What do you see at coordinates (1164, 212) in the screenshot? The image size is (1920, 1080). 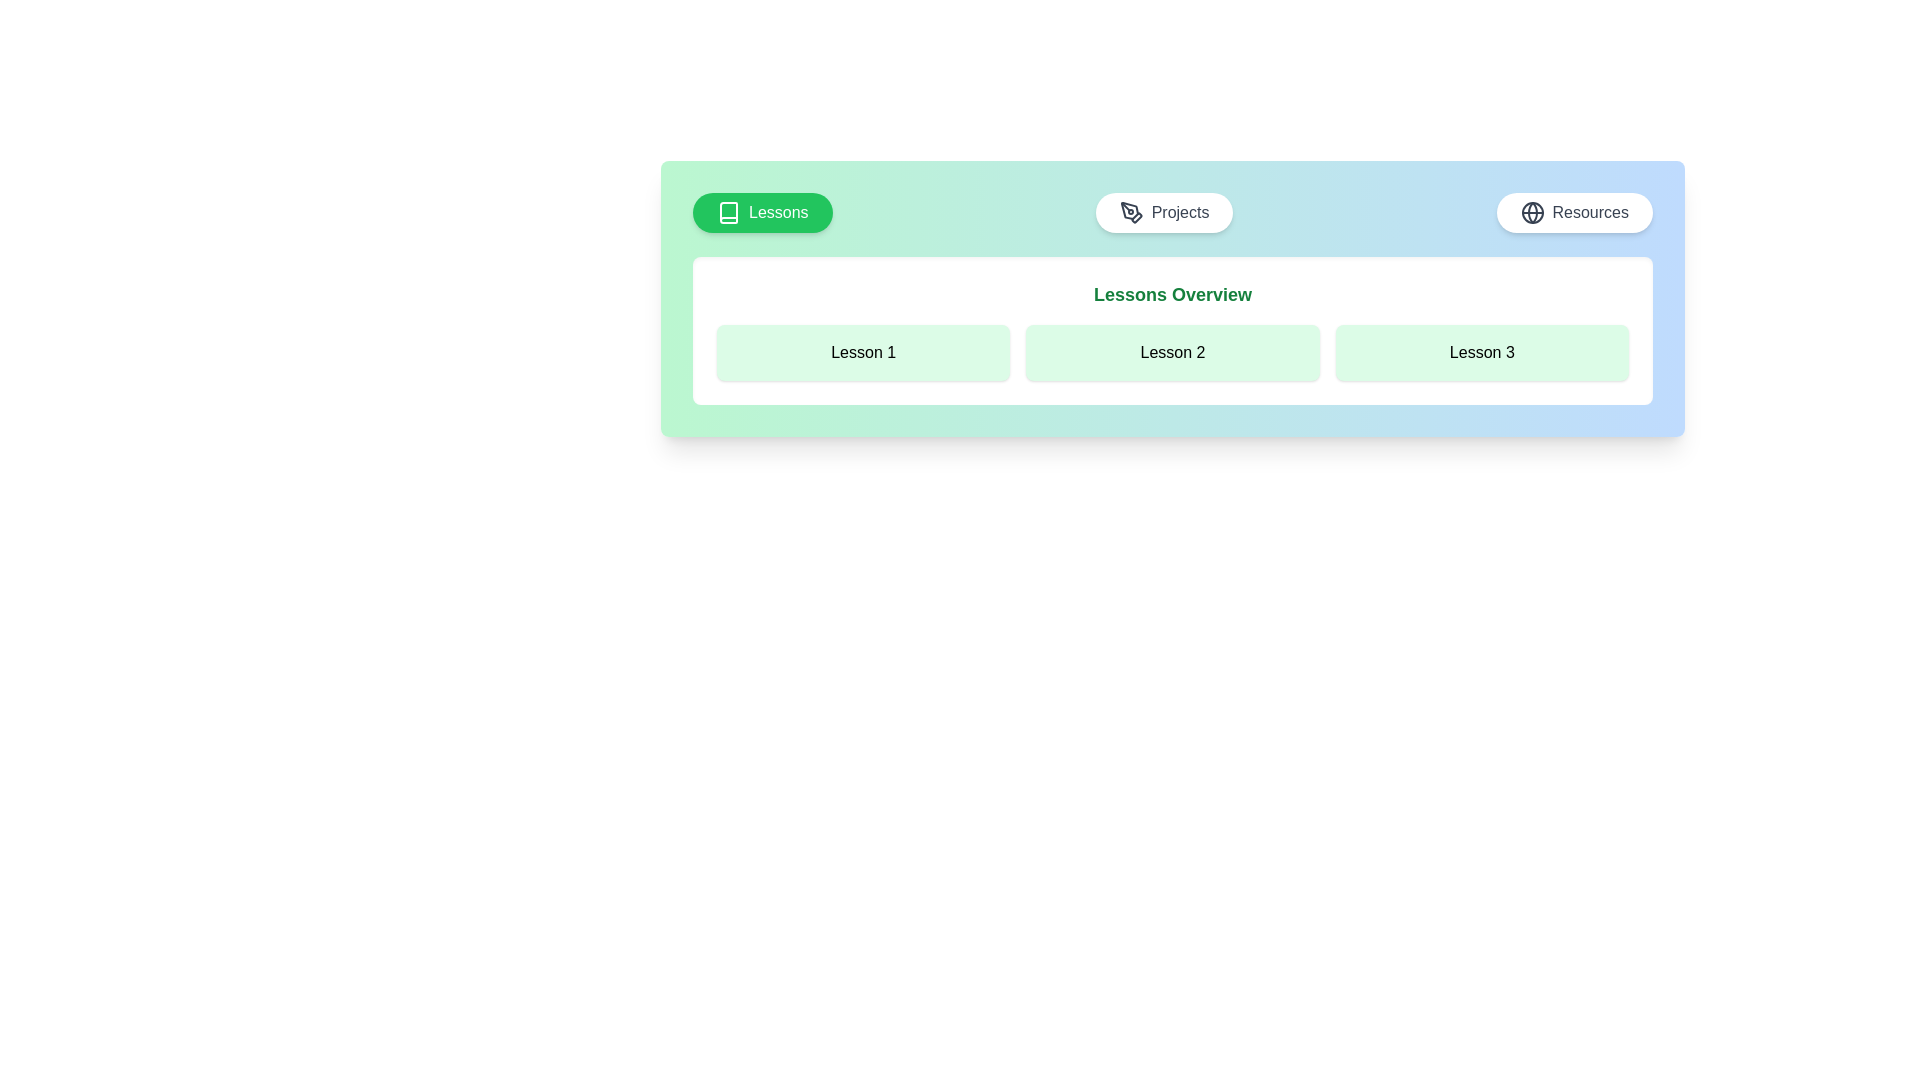 I see `the 'Projects' button, which is a rectangular button with rounded corners, a white background, and contains a pen tool icon on the left and dark-gray text on the right, located in the header section of the interface as the second button from the left` at bounding box center [1164, 212].